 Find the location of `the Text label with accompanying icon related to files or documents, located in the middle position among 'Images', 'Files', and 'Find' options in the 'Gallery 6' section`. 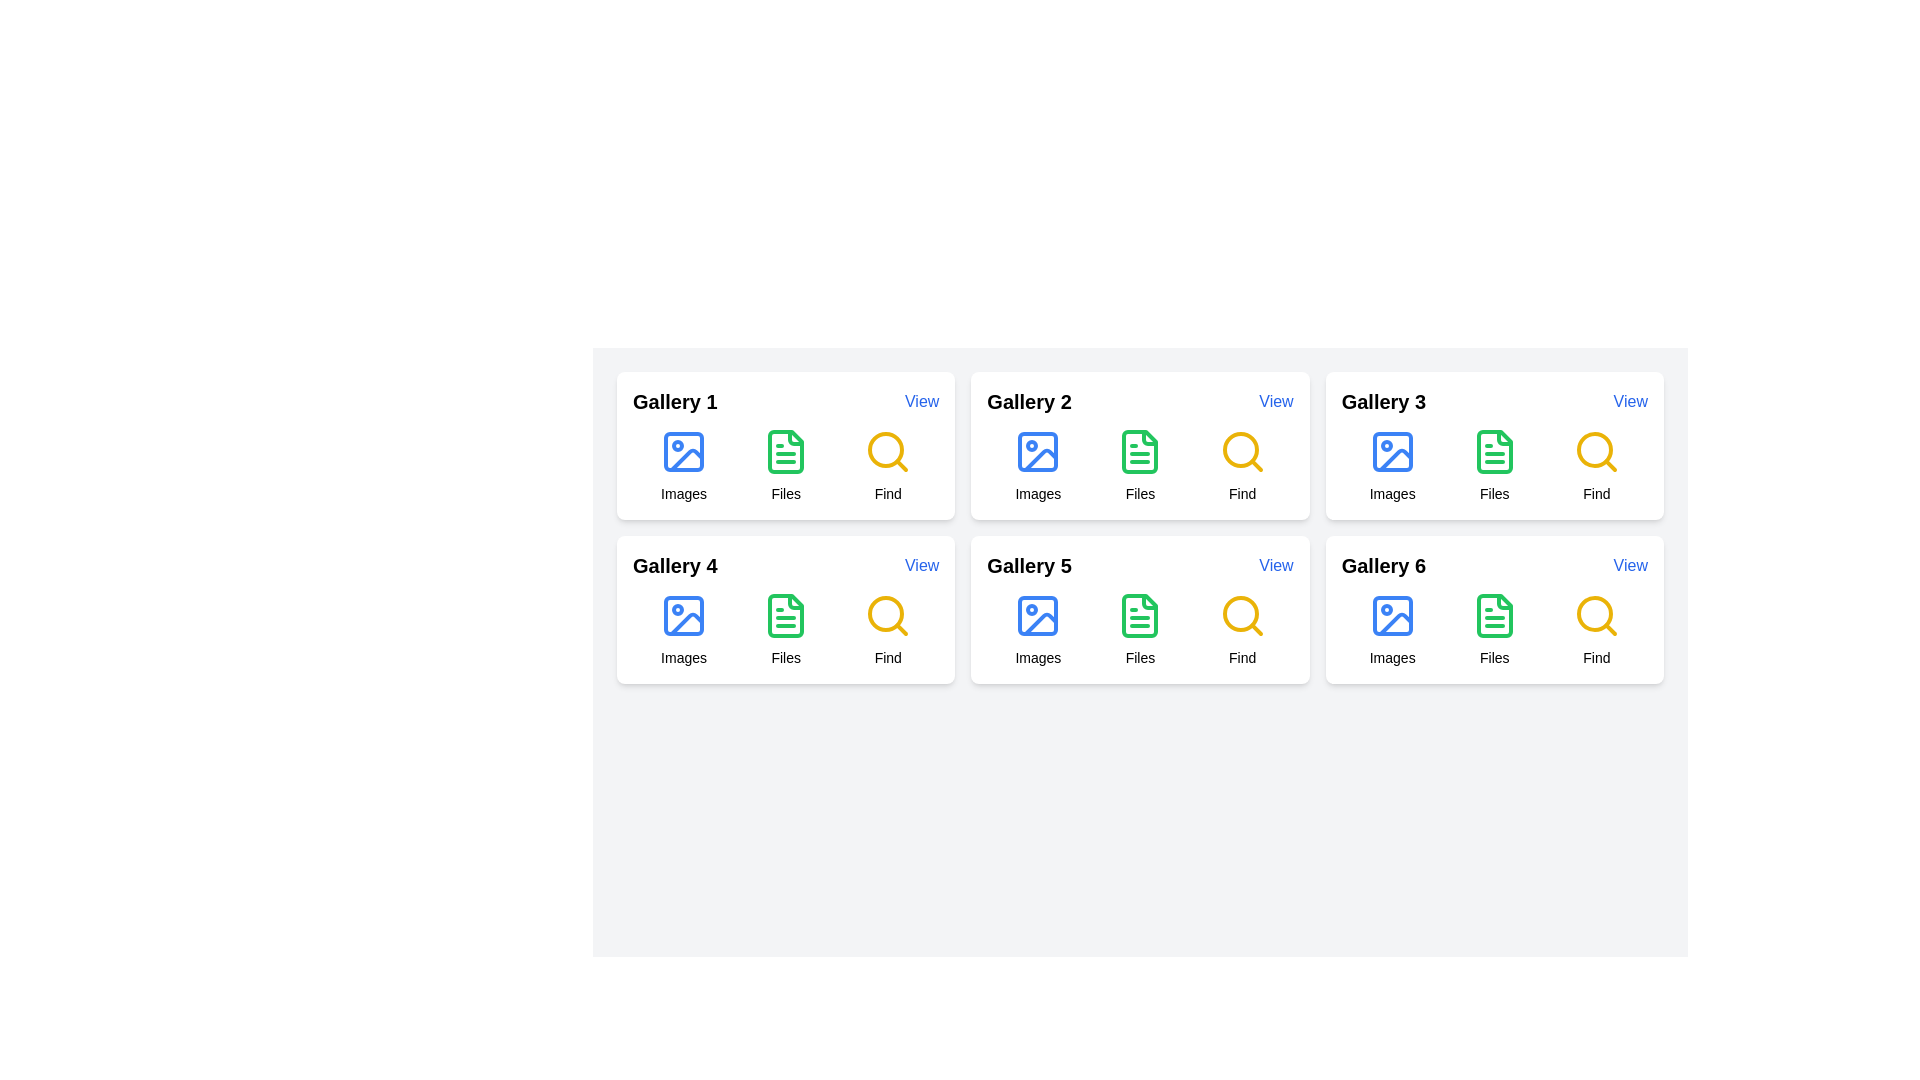

the Text label with accompanying icon related to files or documents, located in the middle position among 'Images', 'Files', and 'Find' options in the 'Gallery 6' section is located at coordinates (1494, 628).